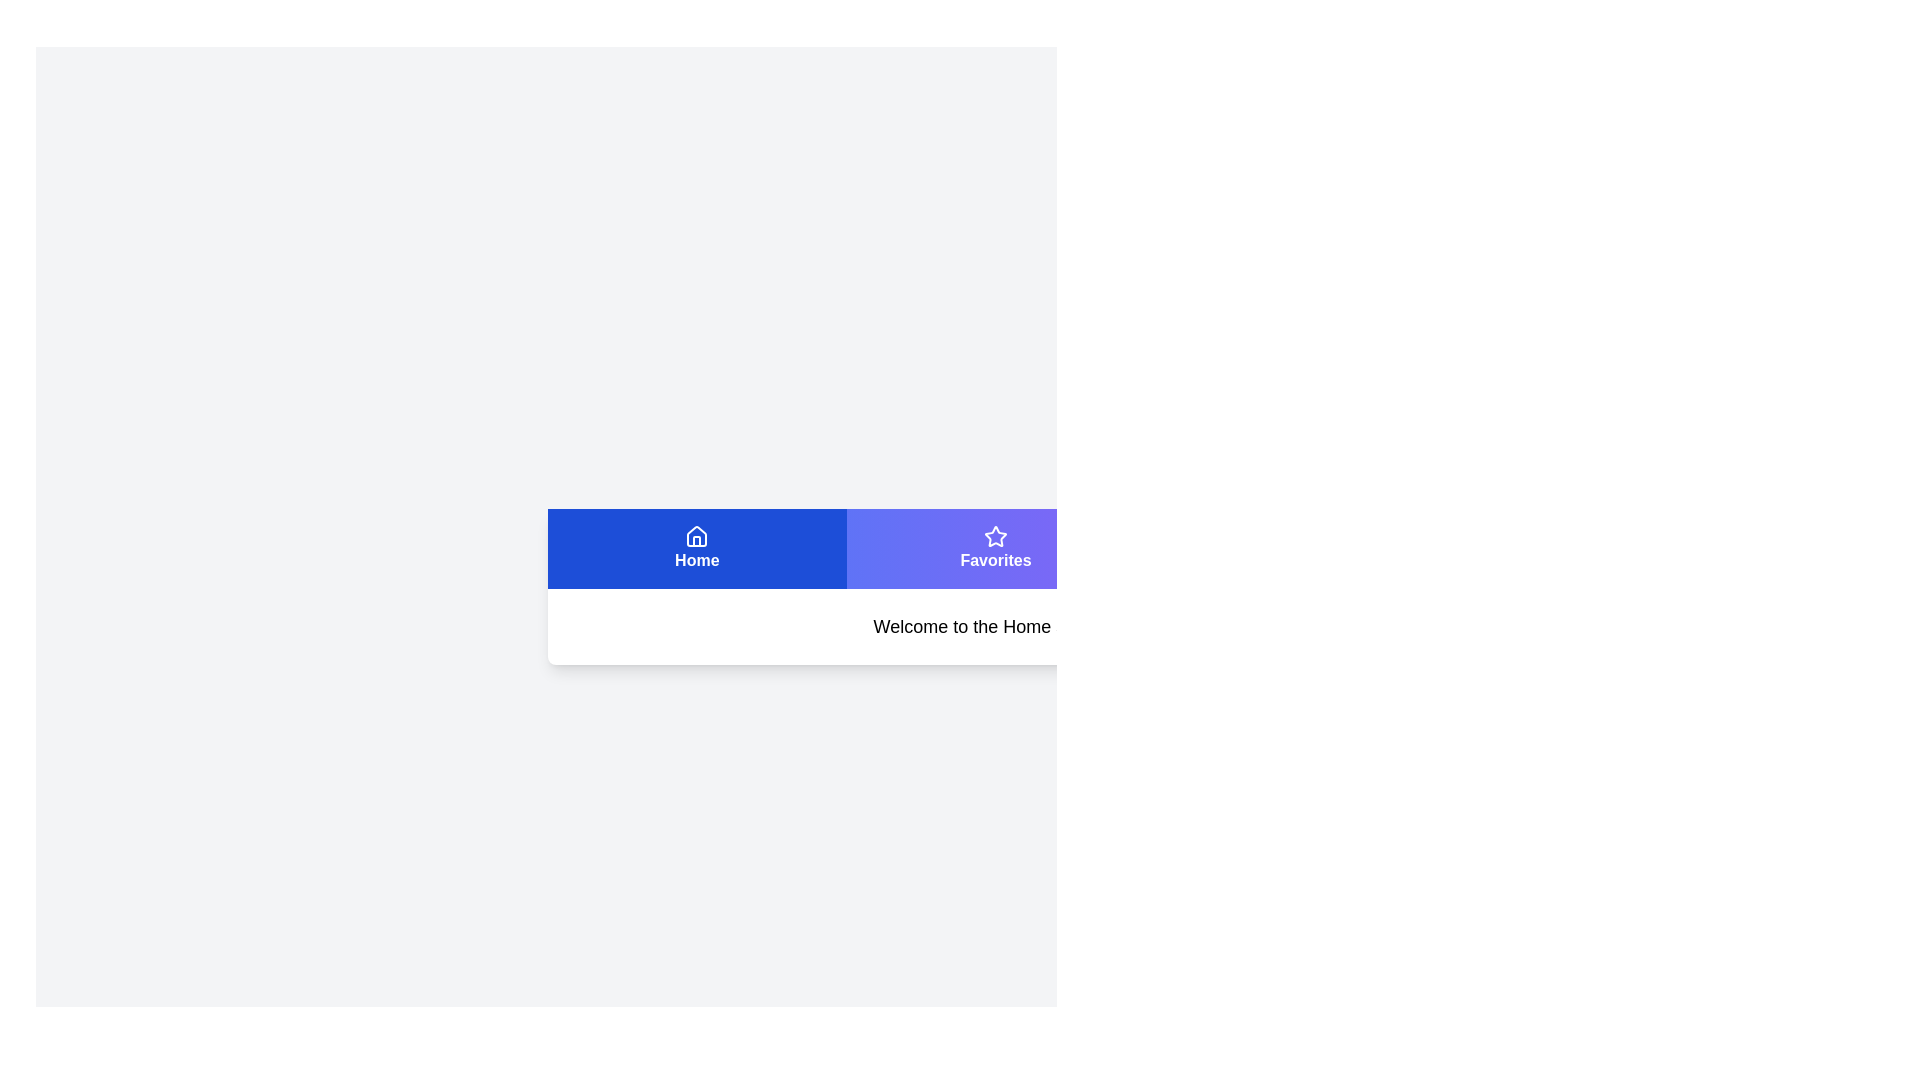  What do you see at coordinates (697, 541) in the screenshot?
I see `the vertical rectangular icon resembling a house's door, located in the bottom navigation bar near the 'Home' label` at bounding box center [697, 541].